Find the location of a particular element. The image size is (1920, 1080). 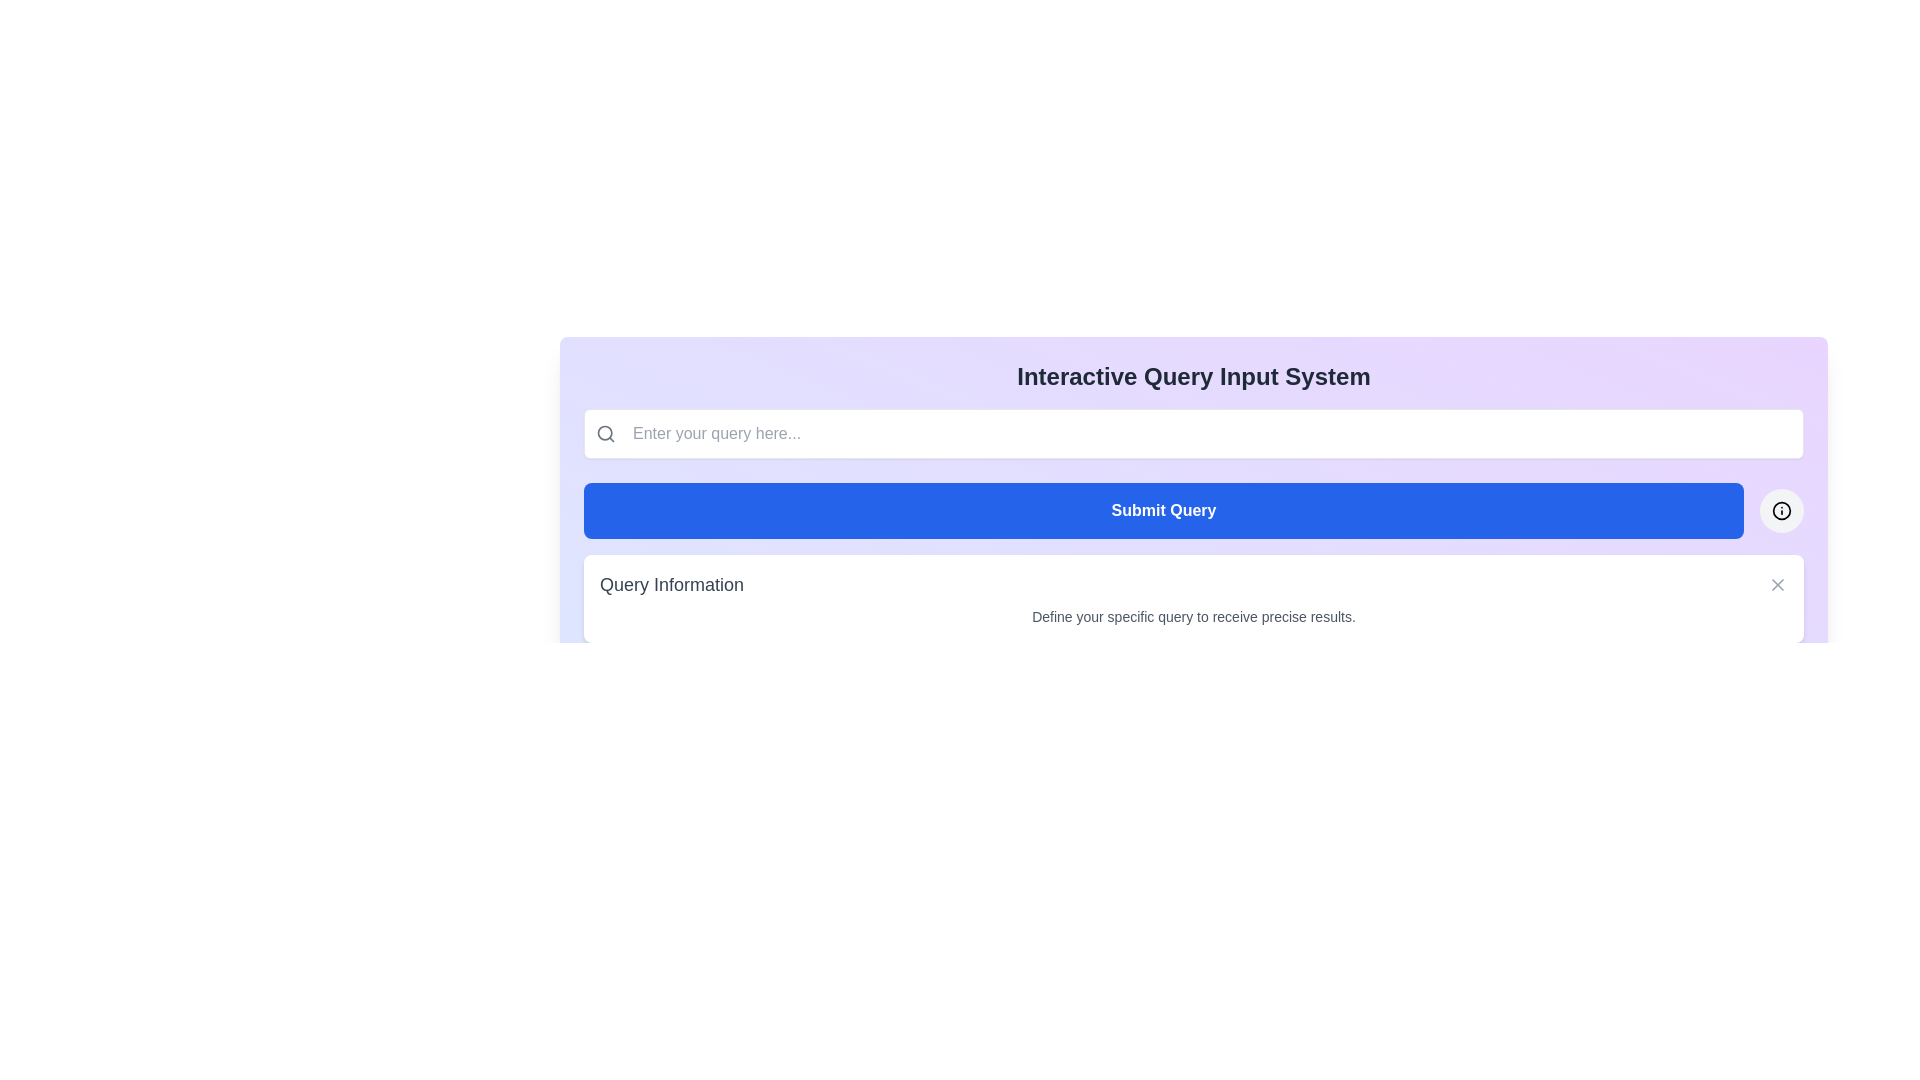

the text label that serves as a heading or label, located just below the 'Submit Query' button and to the left of small interactive elements is located at coordinates (672, 585).